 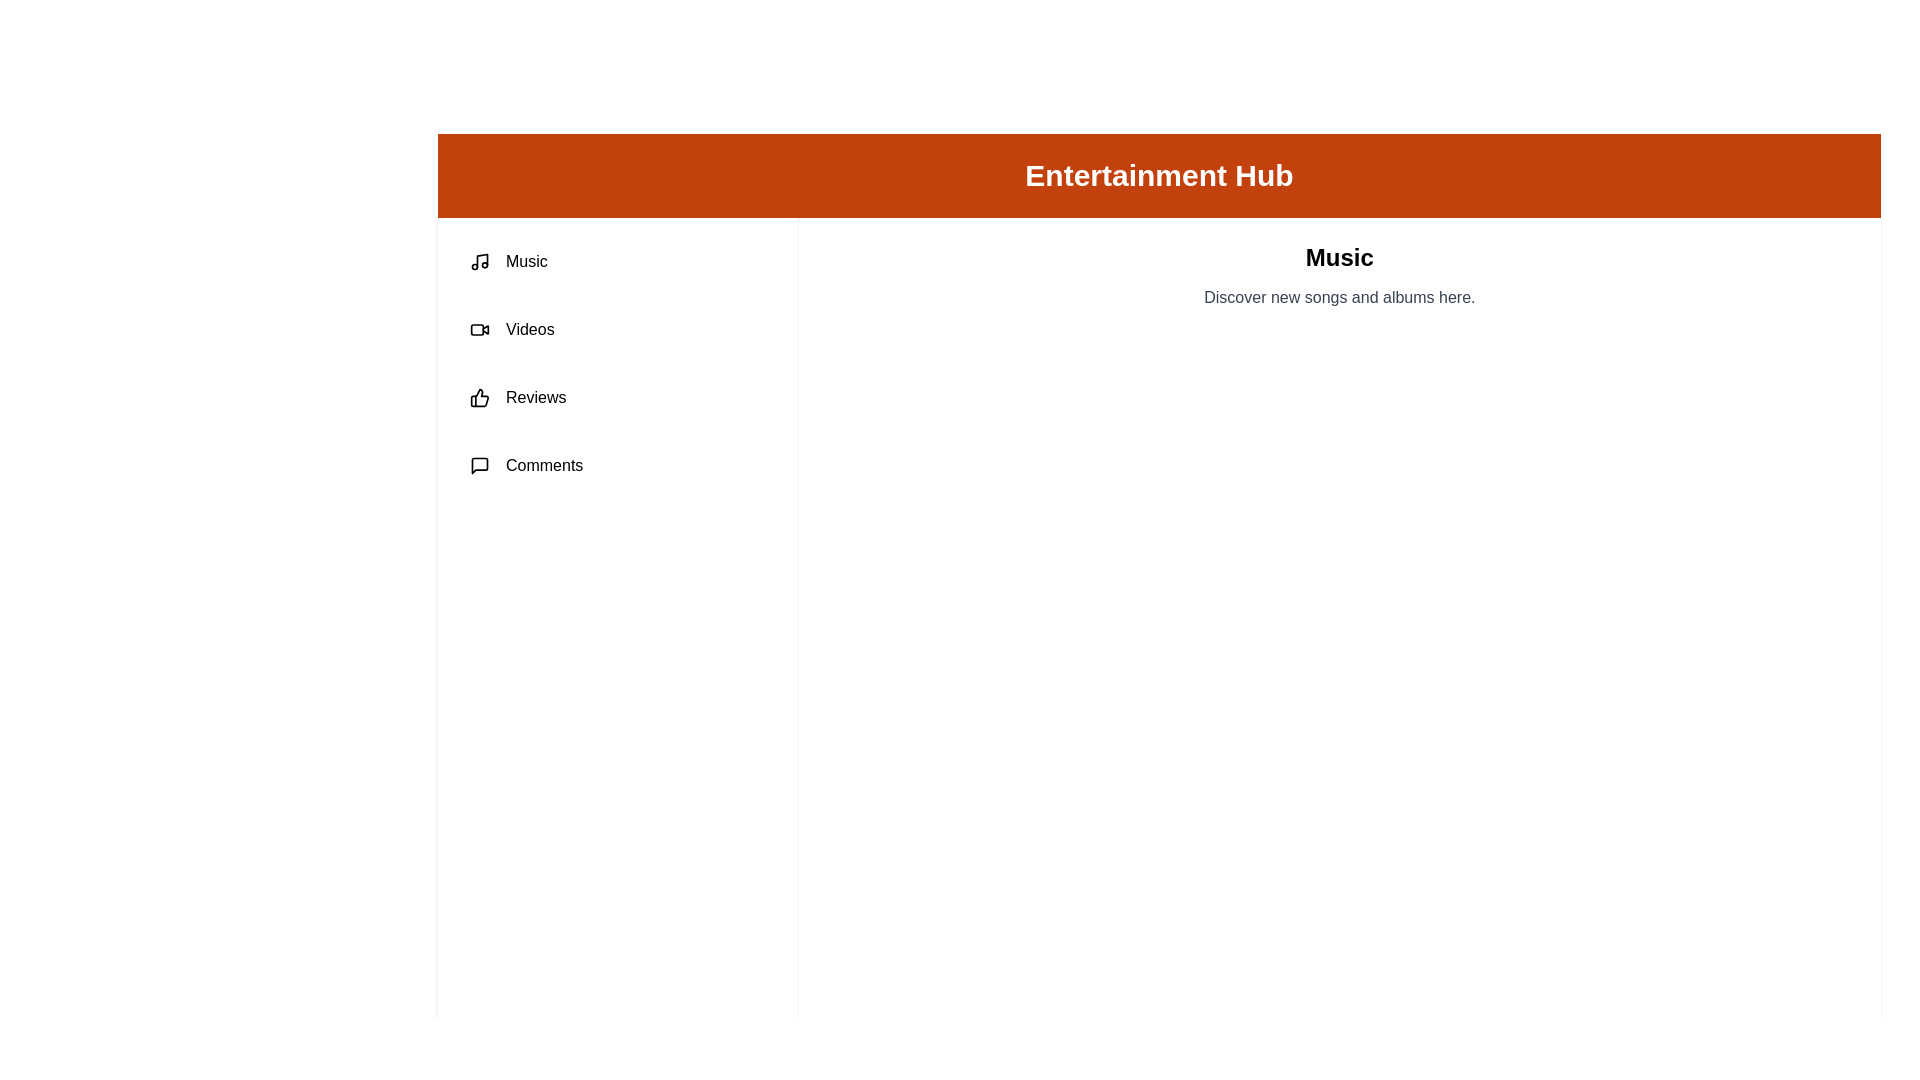 What do you see at coordinates (617, 261) in the screenshot?
I see `the tab labeled Music to view its content` at bounding box center [617, 261].